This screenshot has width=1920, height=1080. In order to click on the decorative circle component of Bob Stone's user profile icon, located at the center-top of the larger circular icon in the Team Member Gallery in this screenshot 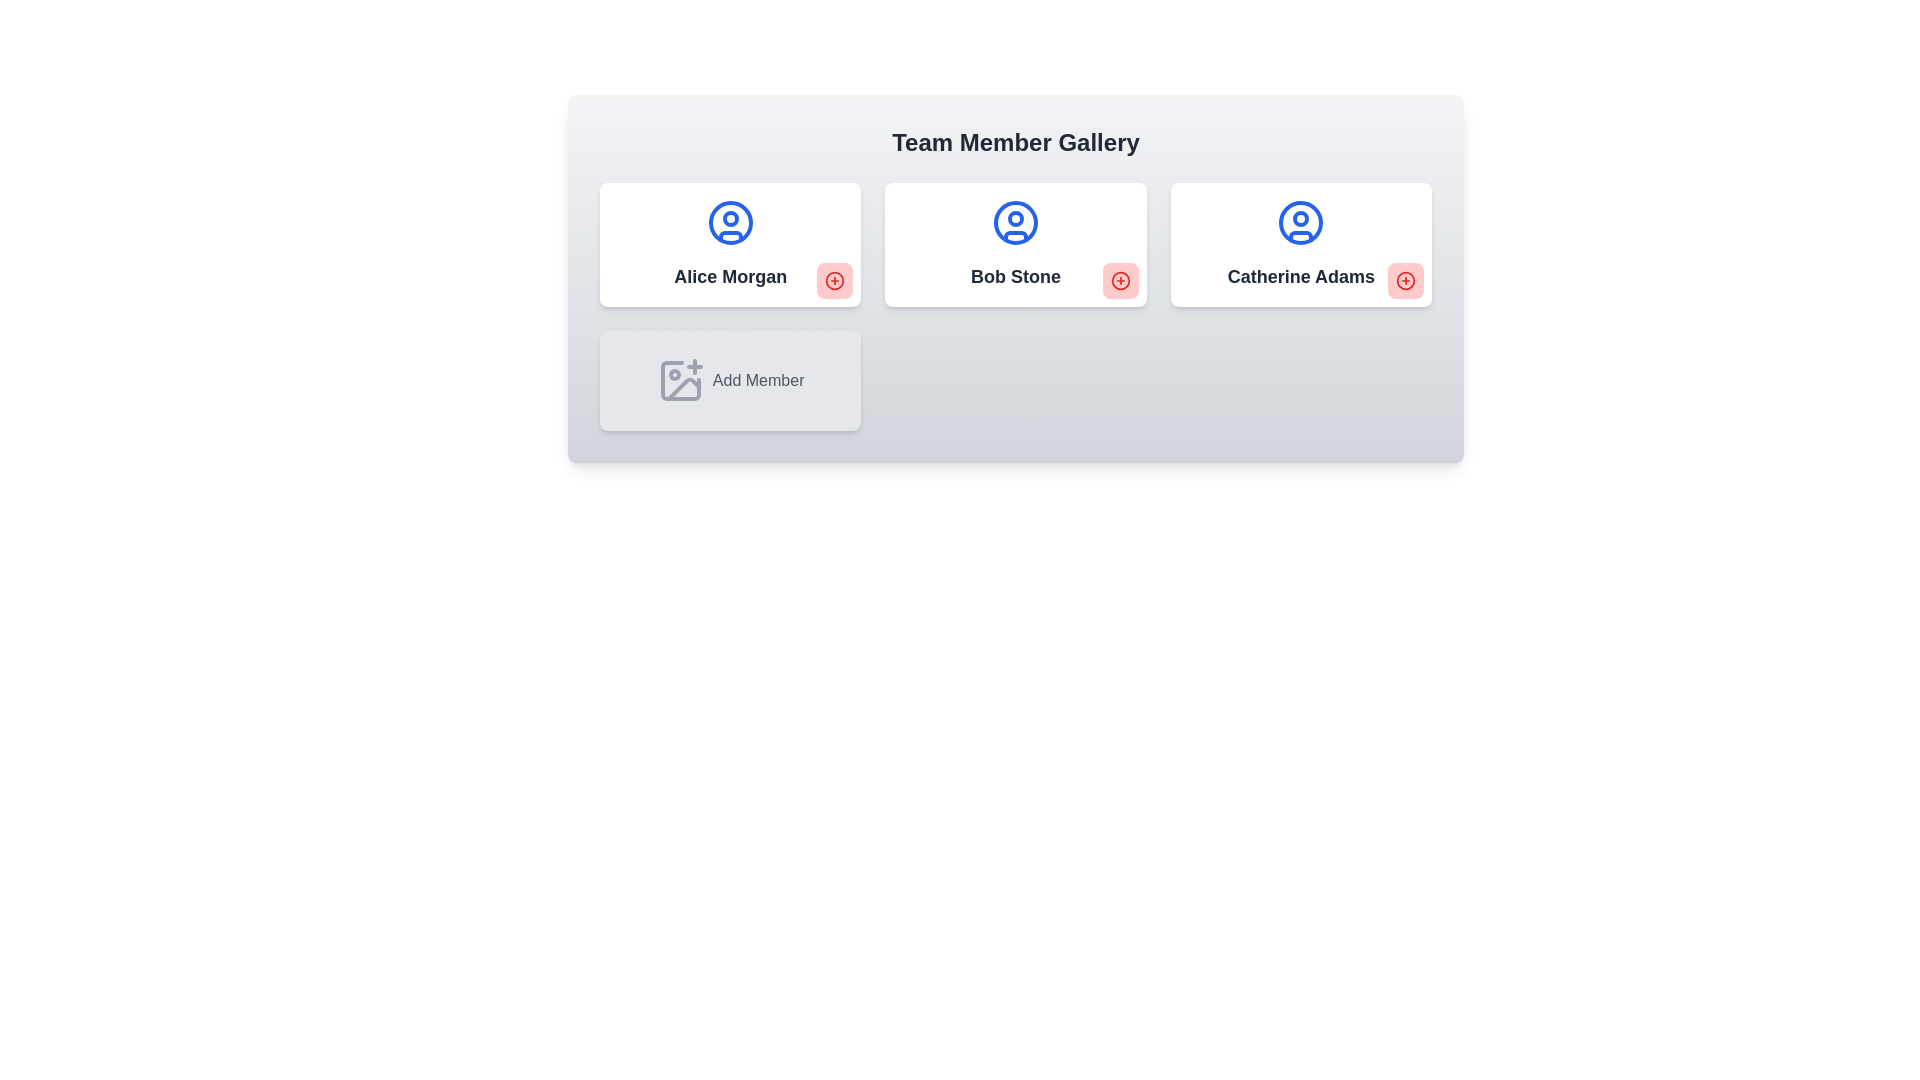, I will do `click(1016, 219)`.